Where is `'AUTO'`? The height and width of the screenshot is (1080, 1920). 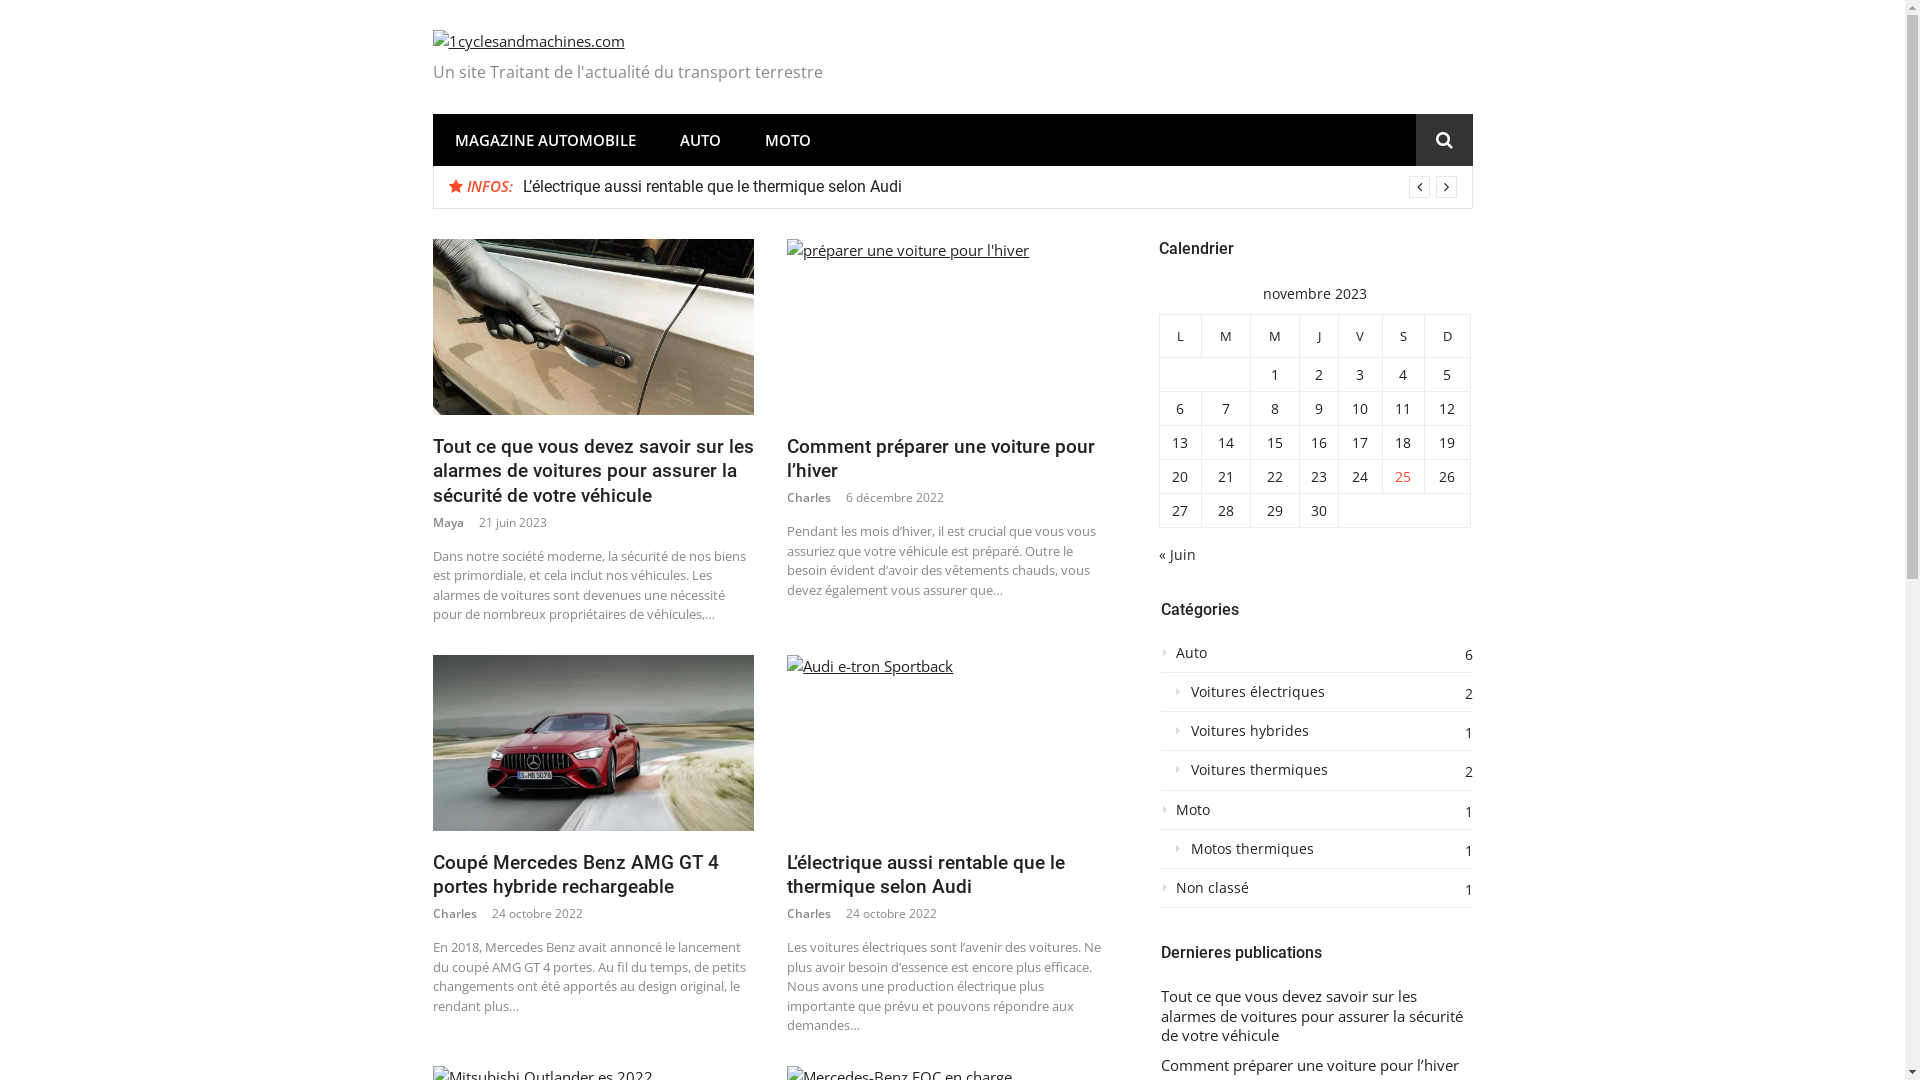 'AUTO' is located at coordinates (657, 139).